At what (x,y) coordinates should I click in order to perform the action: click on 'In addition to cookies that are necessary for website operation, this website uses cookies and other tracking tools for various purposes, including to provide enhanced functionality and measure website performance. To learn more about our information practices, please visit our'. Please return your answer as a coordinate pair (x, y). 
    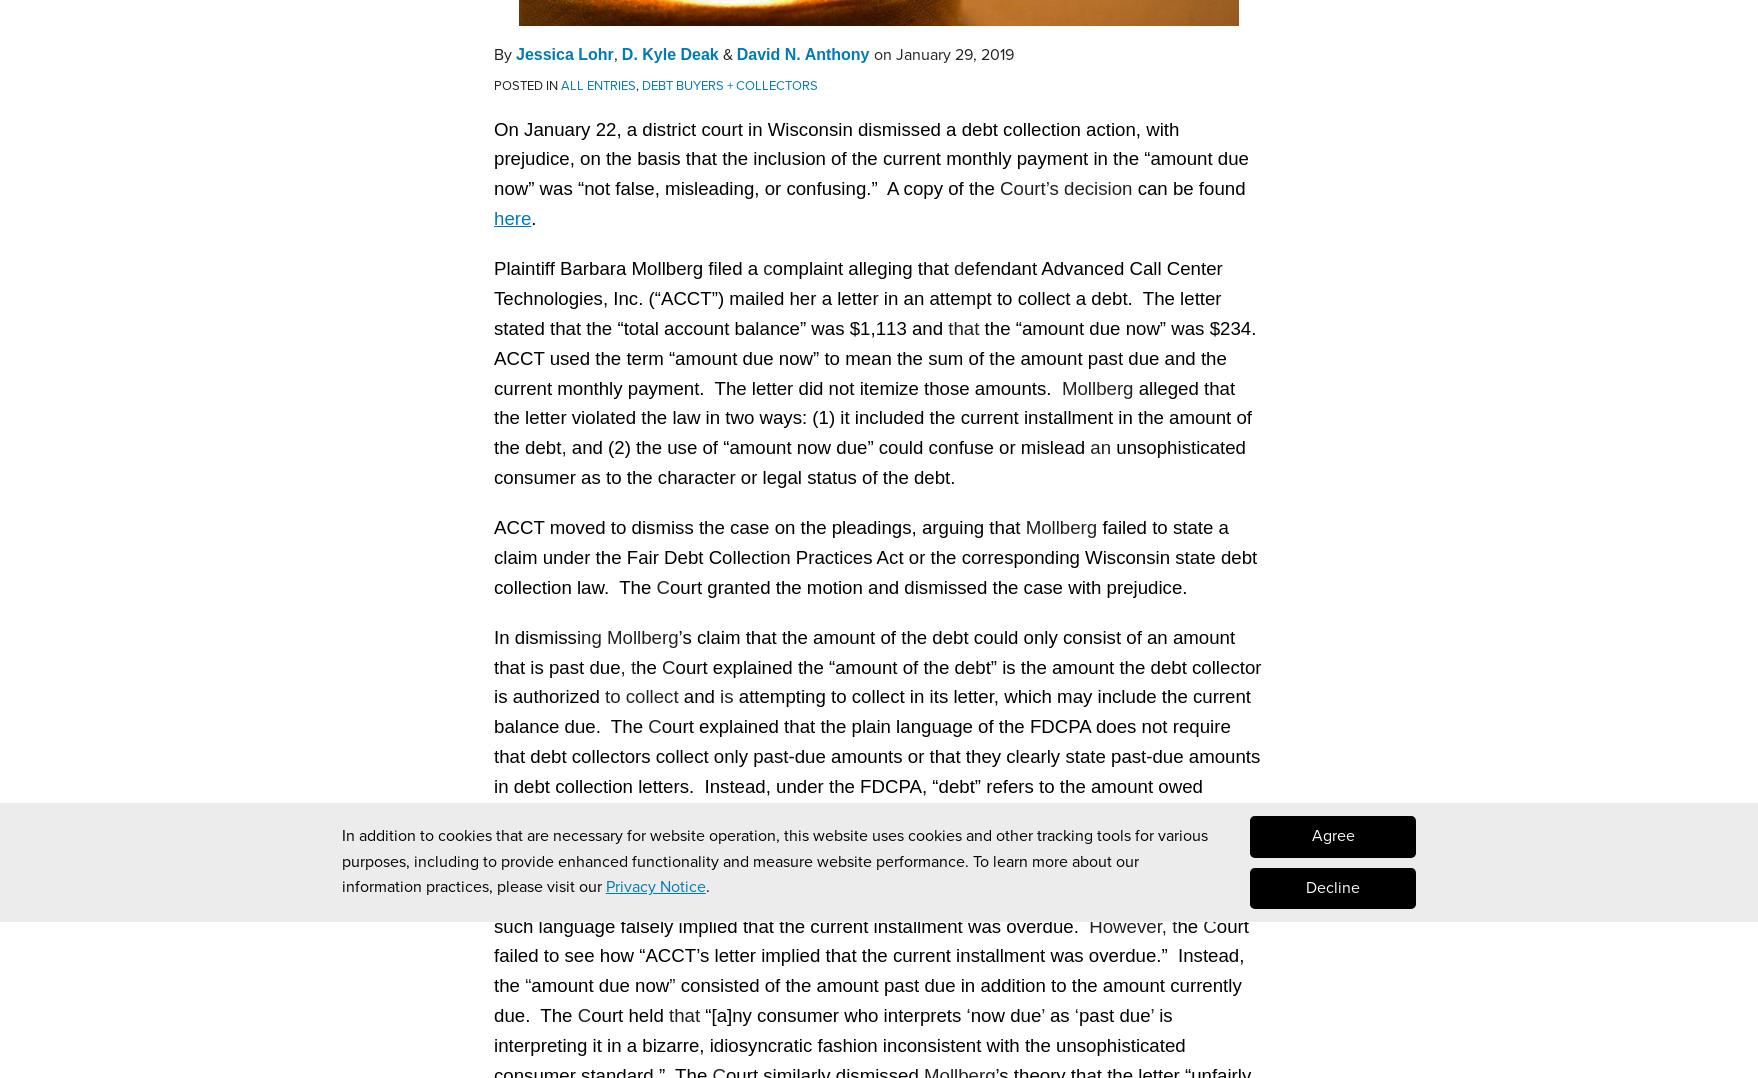
    Looking at the image, I should click on (773, 860).